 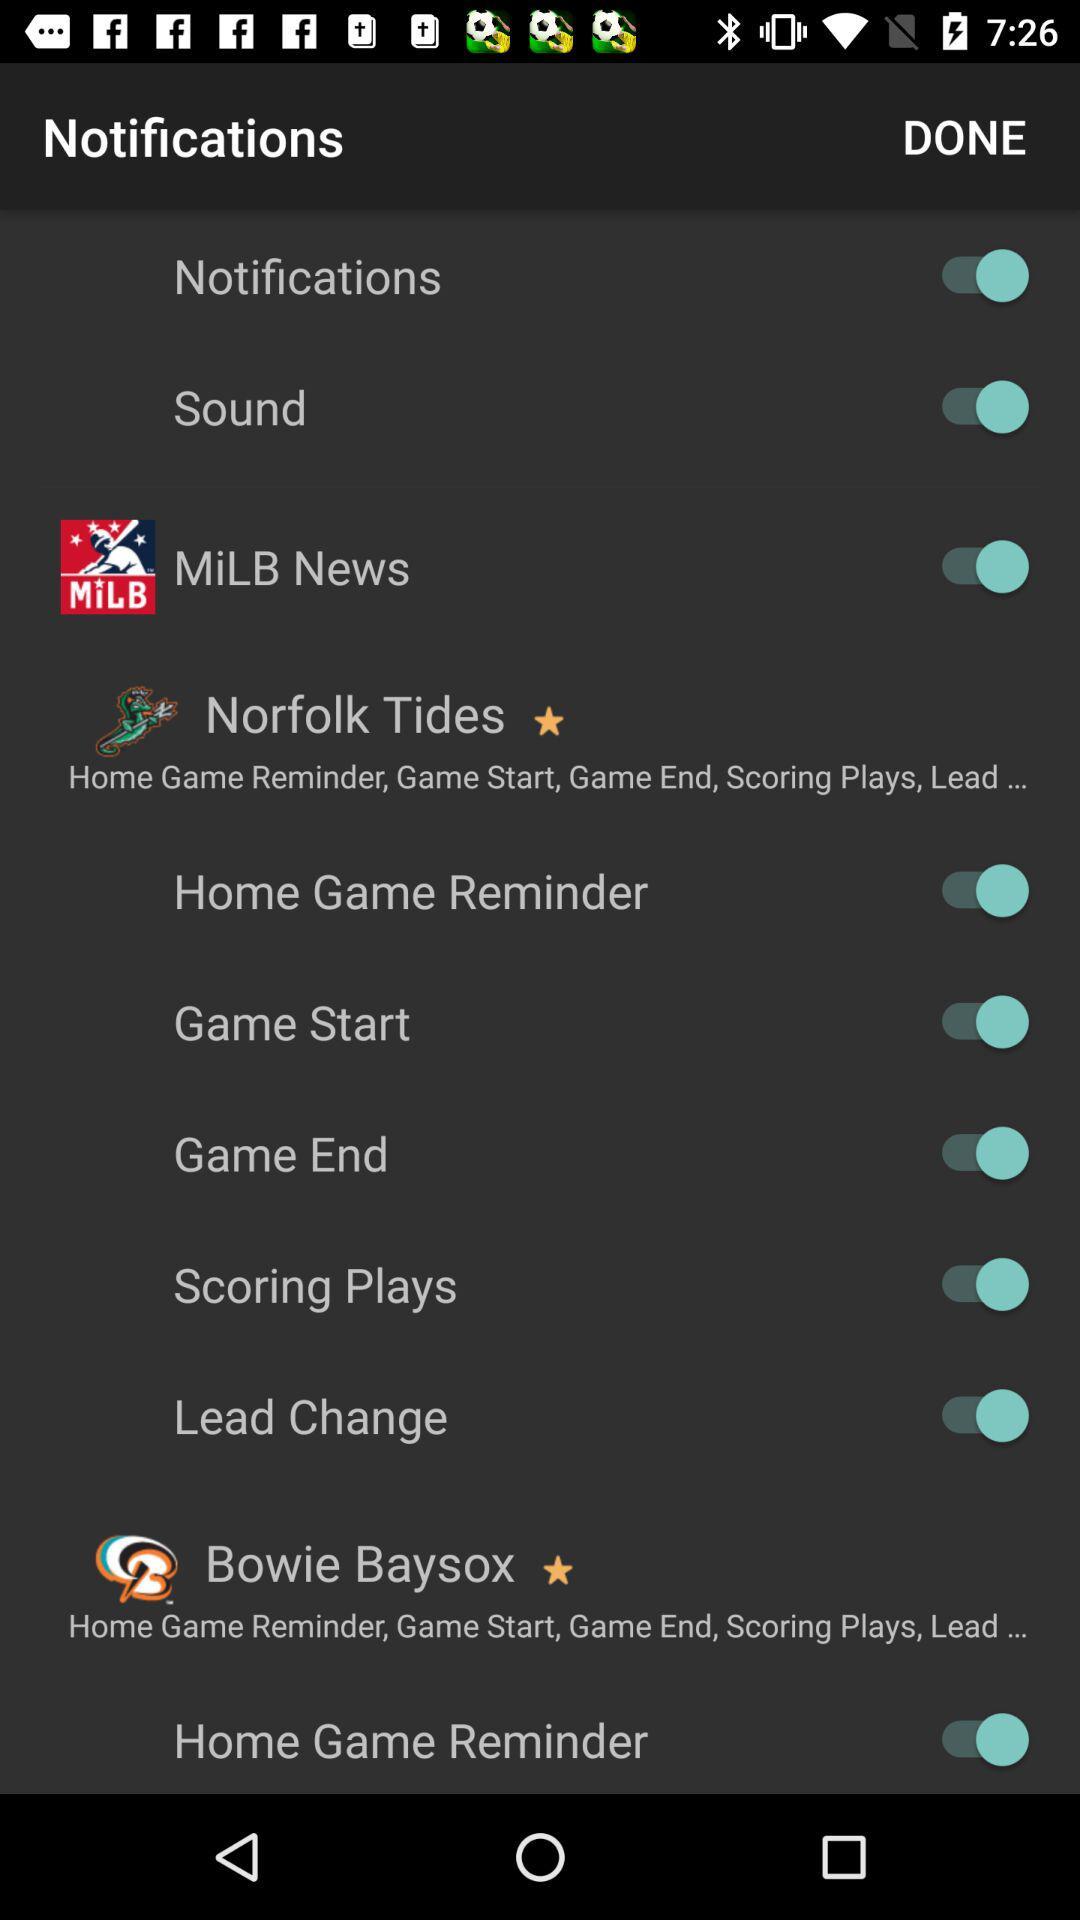 What do you see at coordinates (974, 1414) in the screenshot?
I see `off` at bounding box center [974, 1414].